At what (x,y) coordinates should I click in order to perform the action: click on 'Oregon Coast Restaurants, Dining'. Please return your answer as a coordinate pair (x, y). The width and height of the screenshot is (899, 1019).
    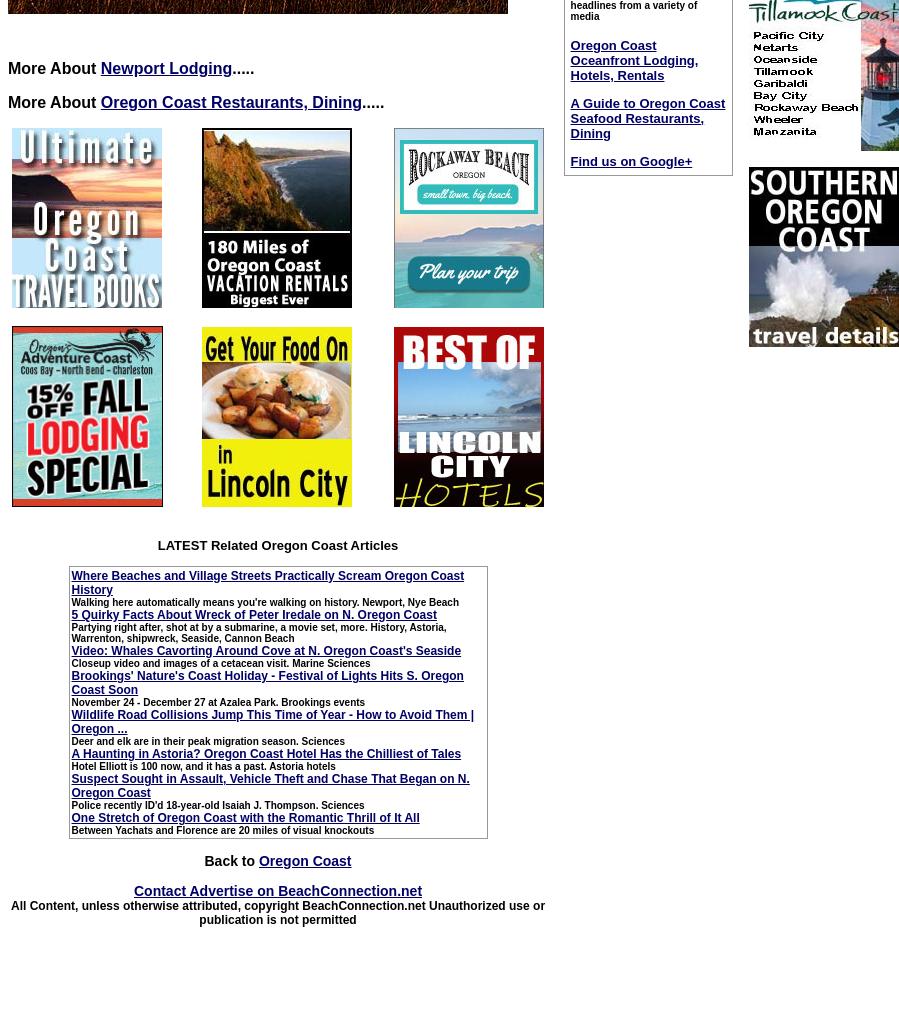
    Looking at the image, I should click on (231, 101).